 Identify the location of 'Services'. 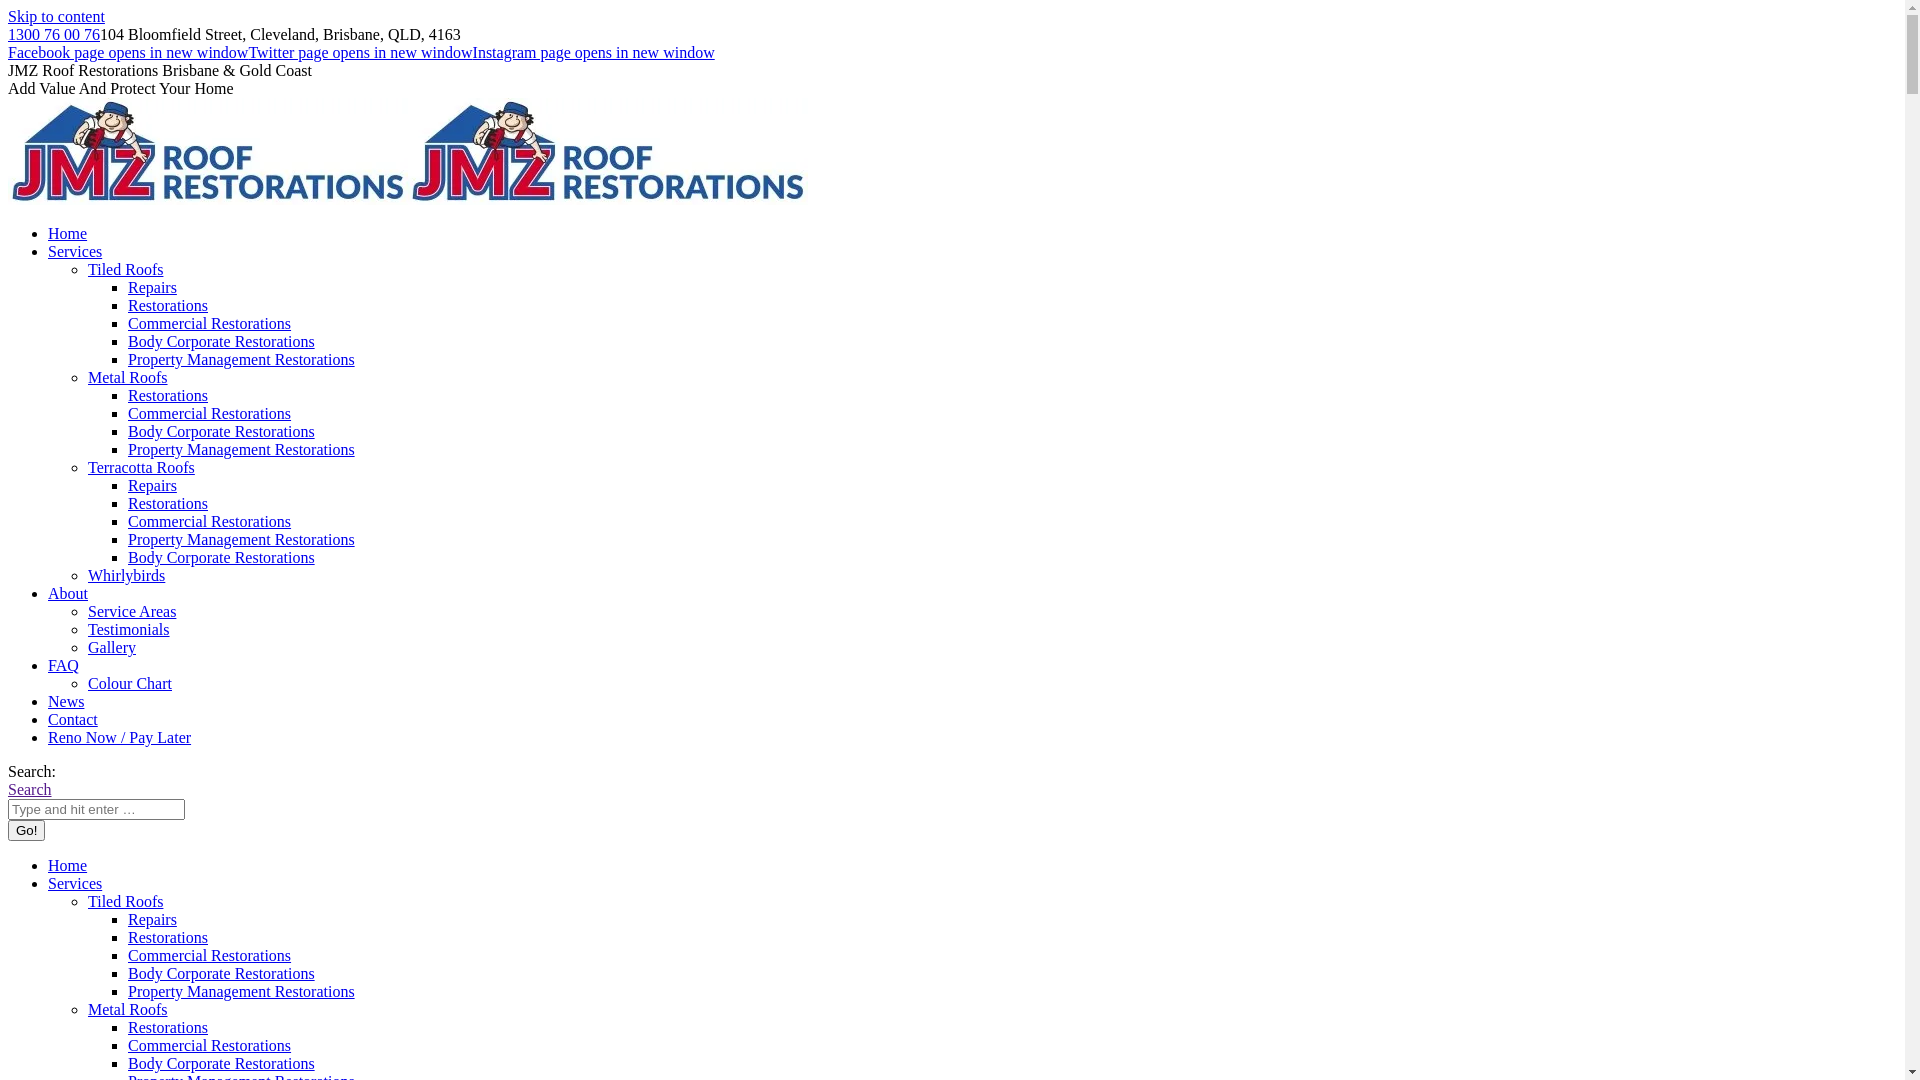
(48, 882).